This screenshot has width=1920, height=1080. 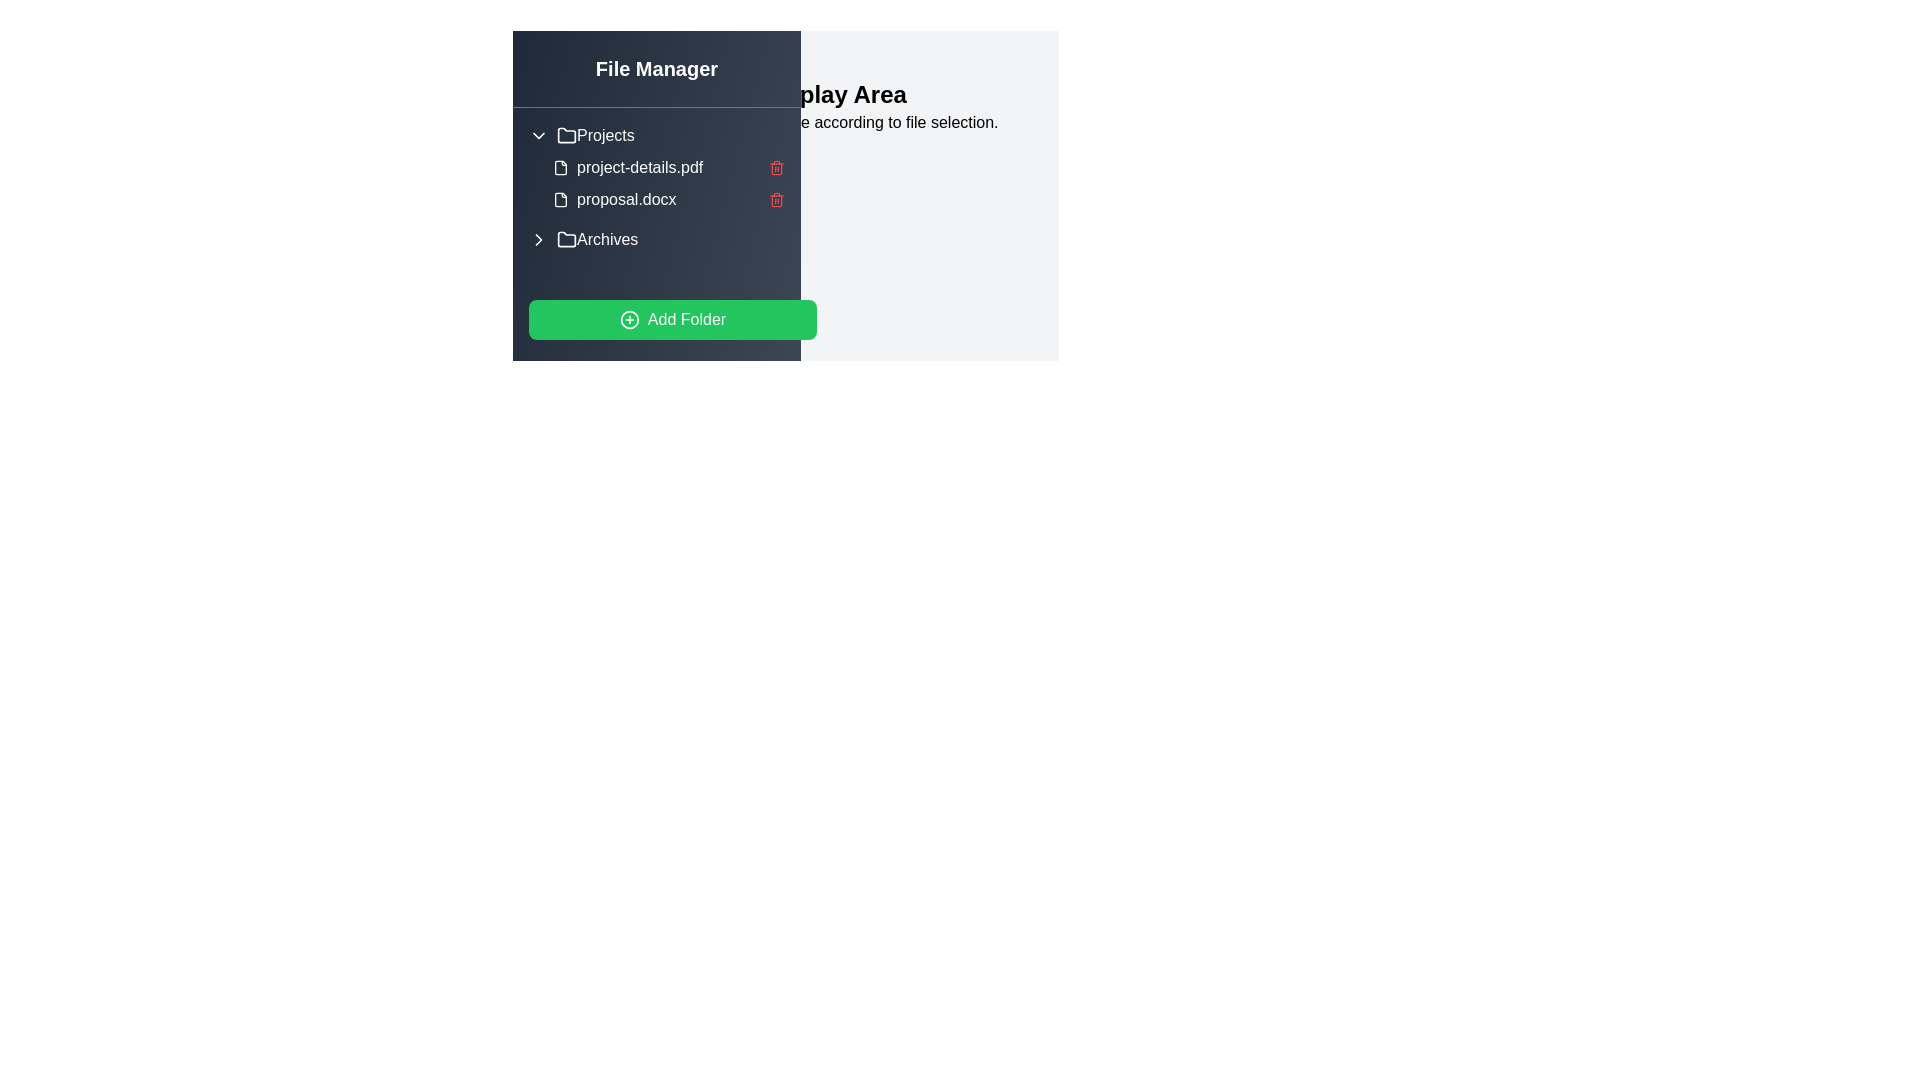 I want to click on the small right-pointing chevron icon with a minimalist outline, so click(x=538, y=238).